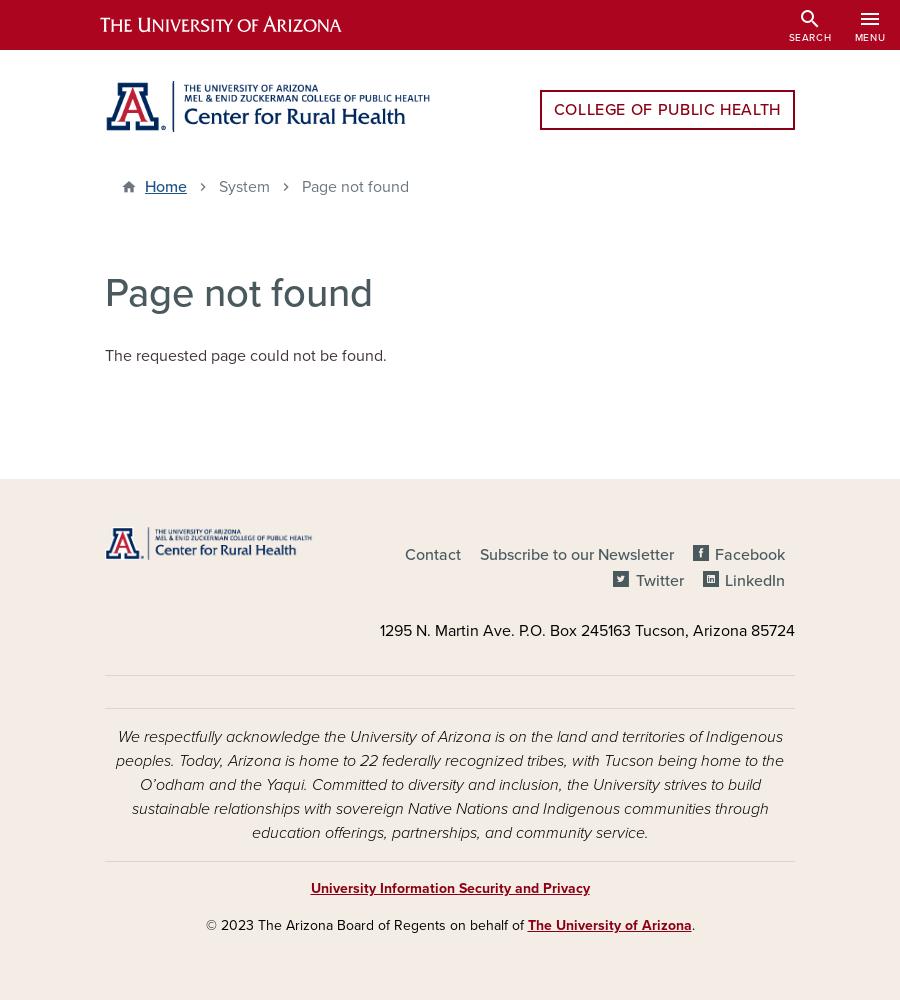 The image size is (900, 1000). I want to click on '© 2023 The Arizona Board of Regents on behalf of', so click(366, 925).